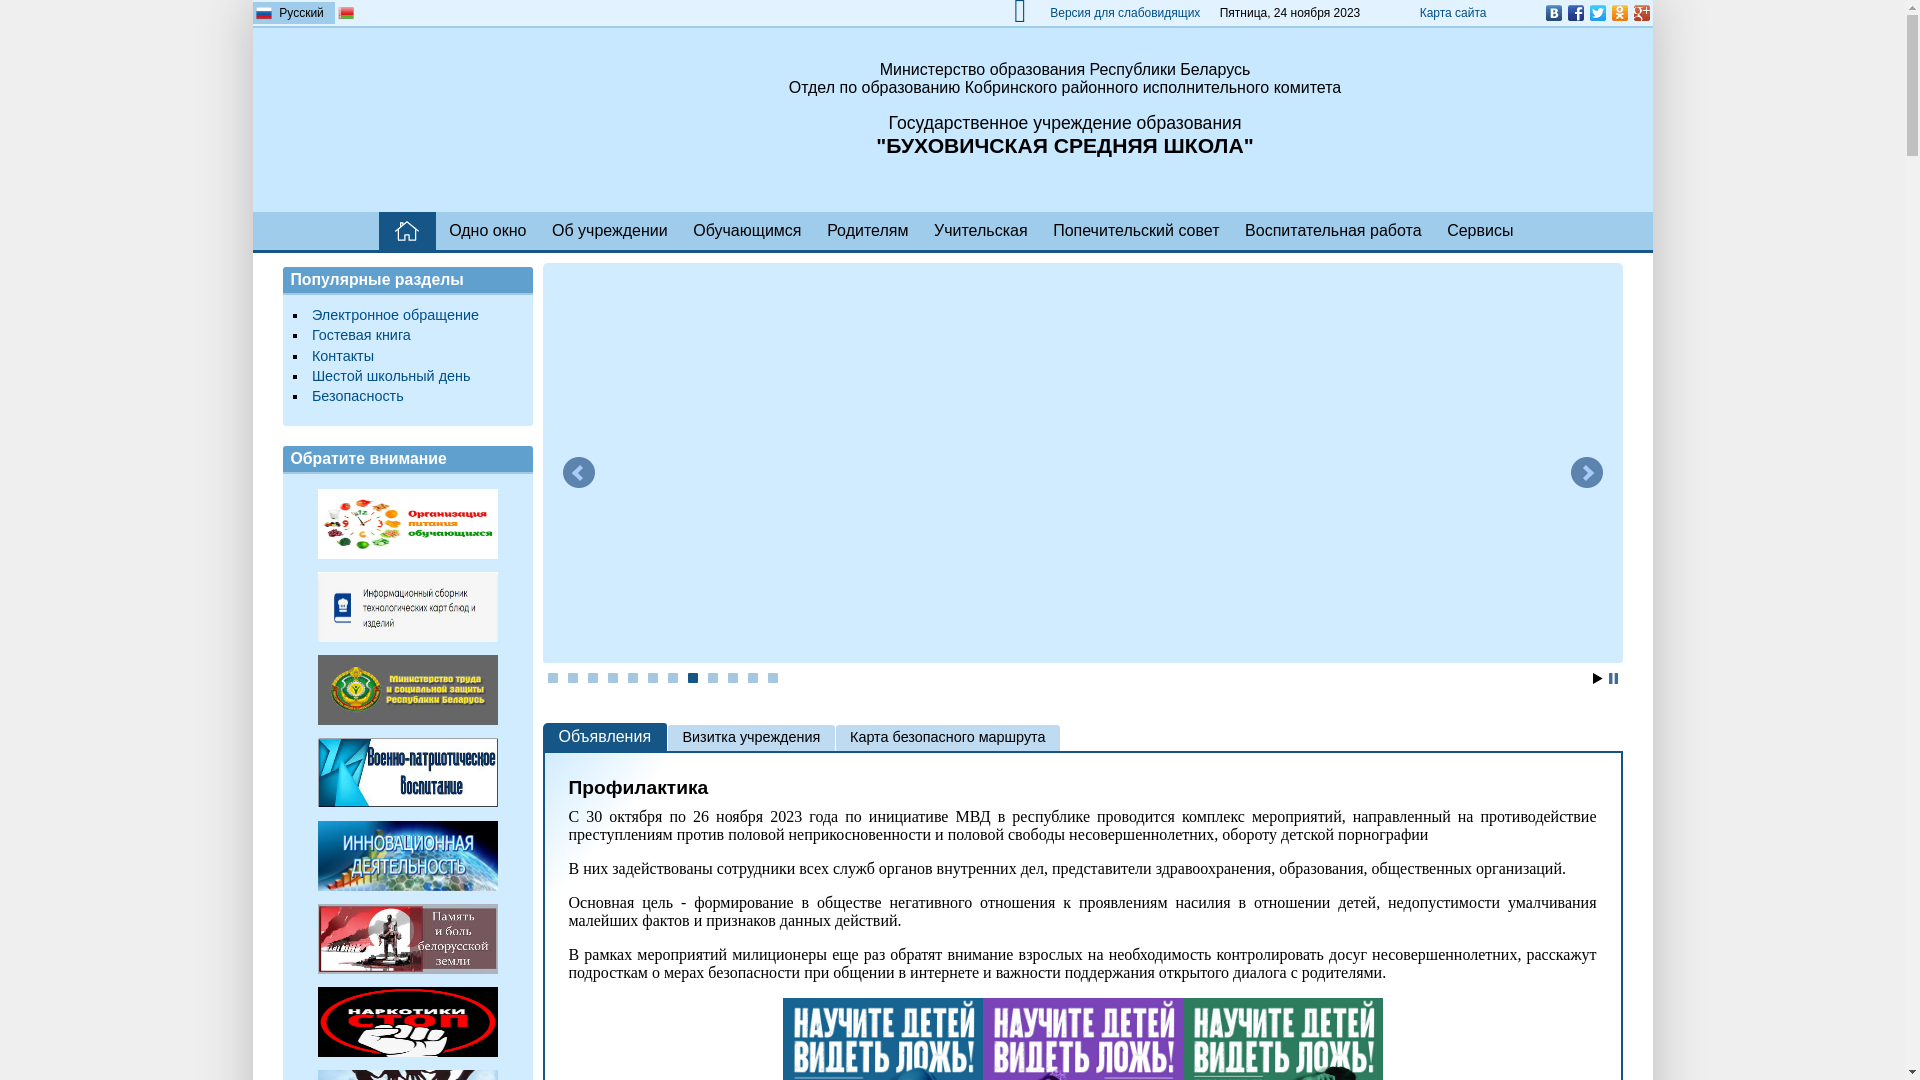 The image size is (1920, 1080). I want to click on '12', so click(771, 677).